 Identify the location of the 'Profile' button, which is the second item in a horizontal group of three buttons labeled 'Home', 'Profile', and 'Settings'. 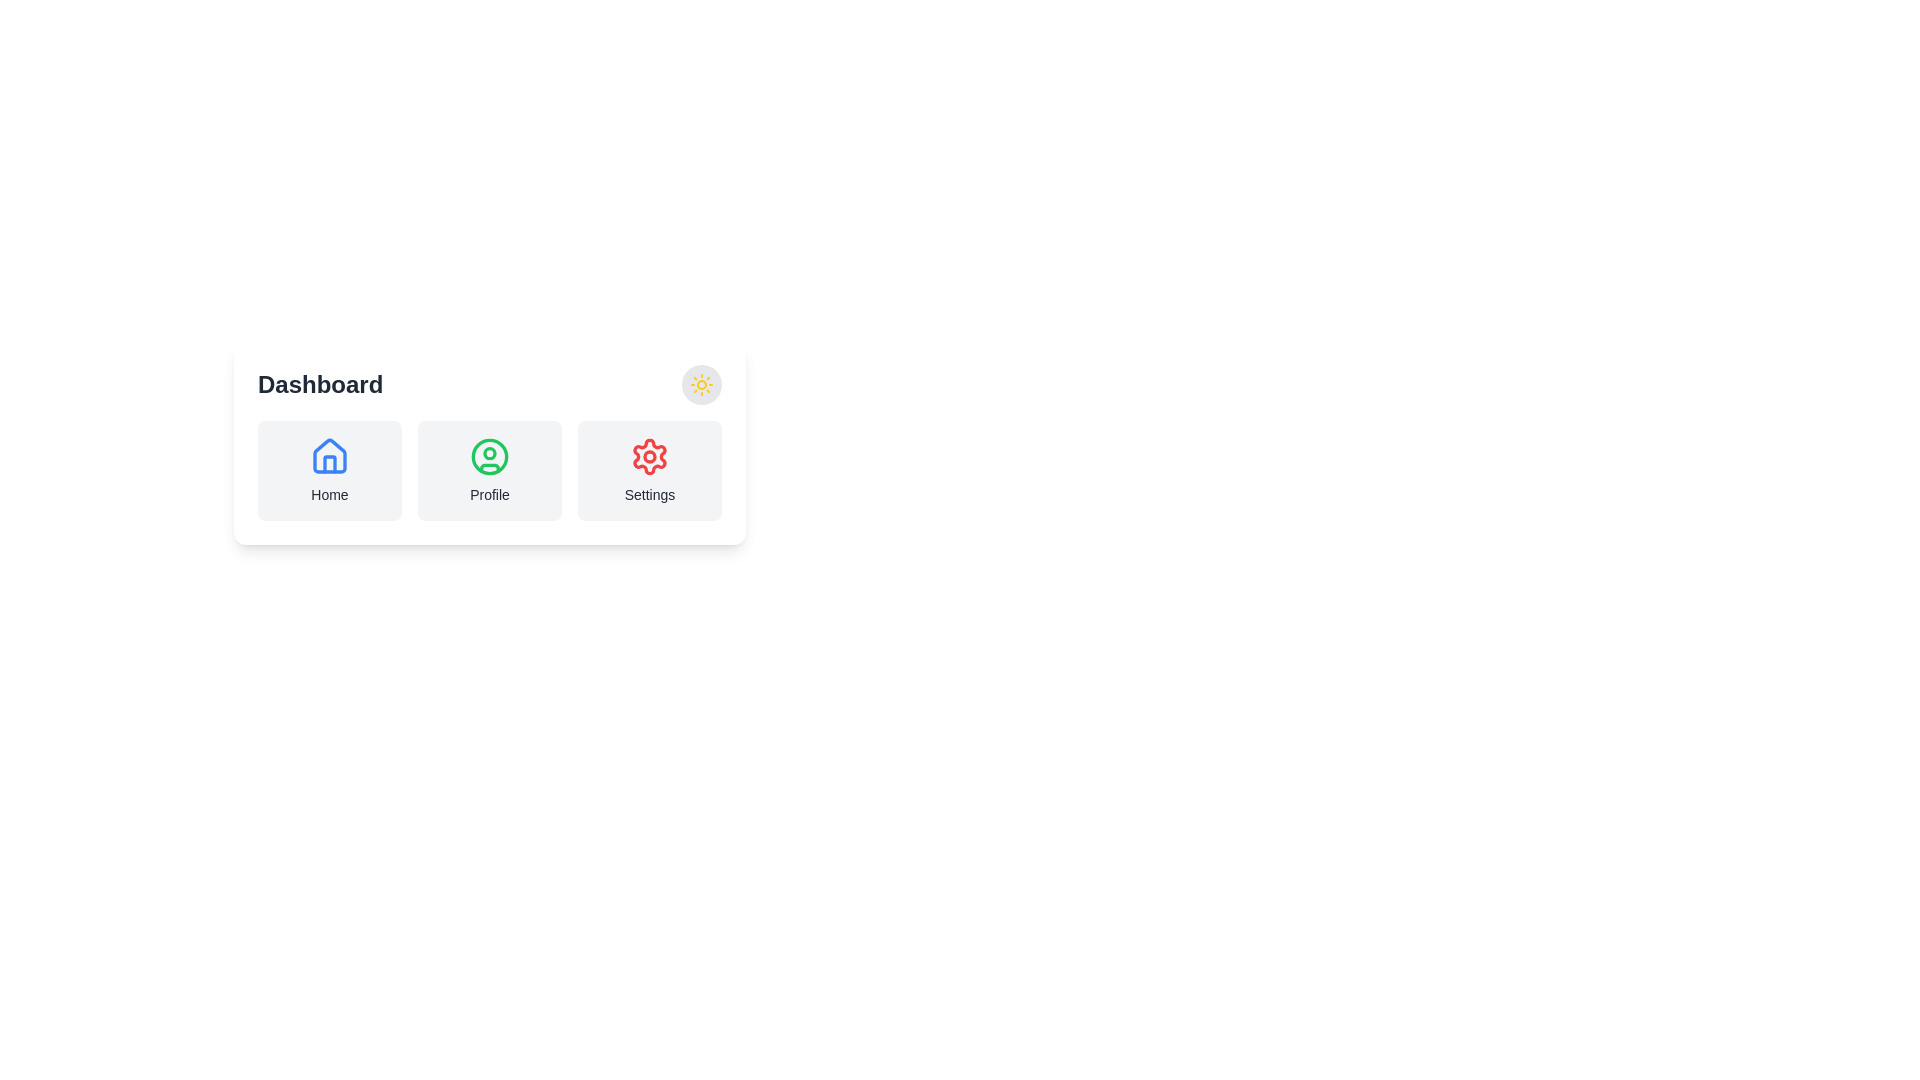
(489, 470).